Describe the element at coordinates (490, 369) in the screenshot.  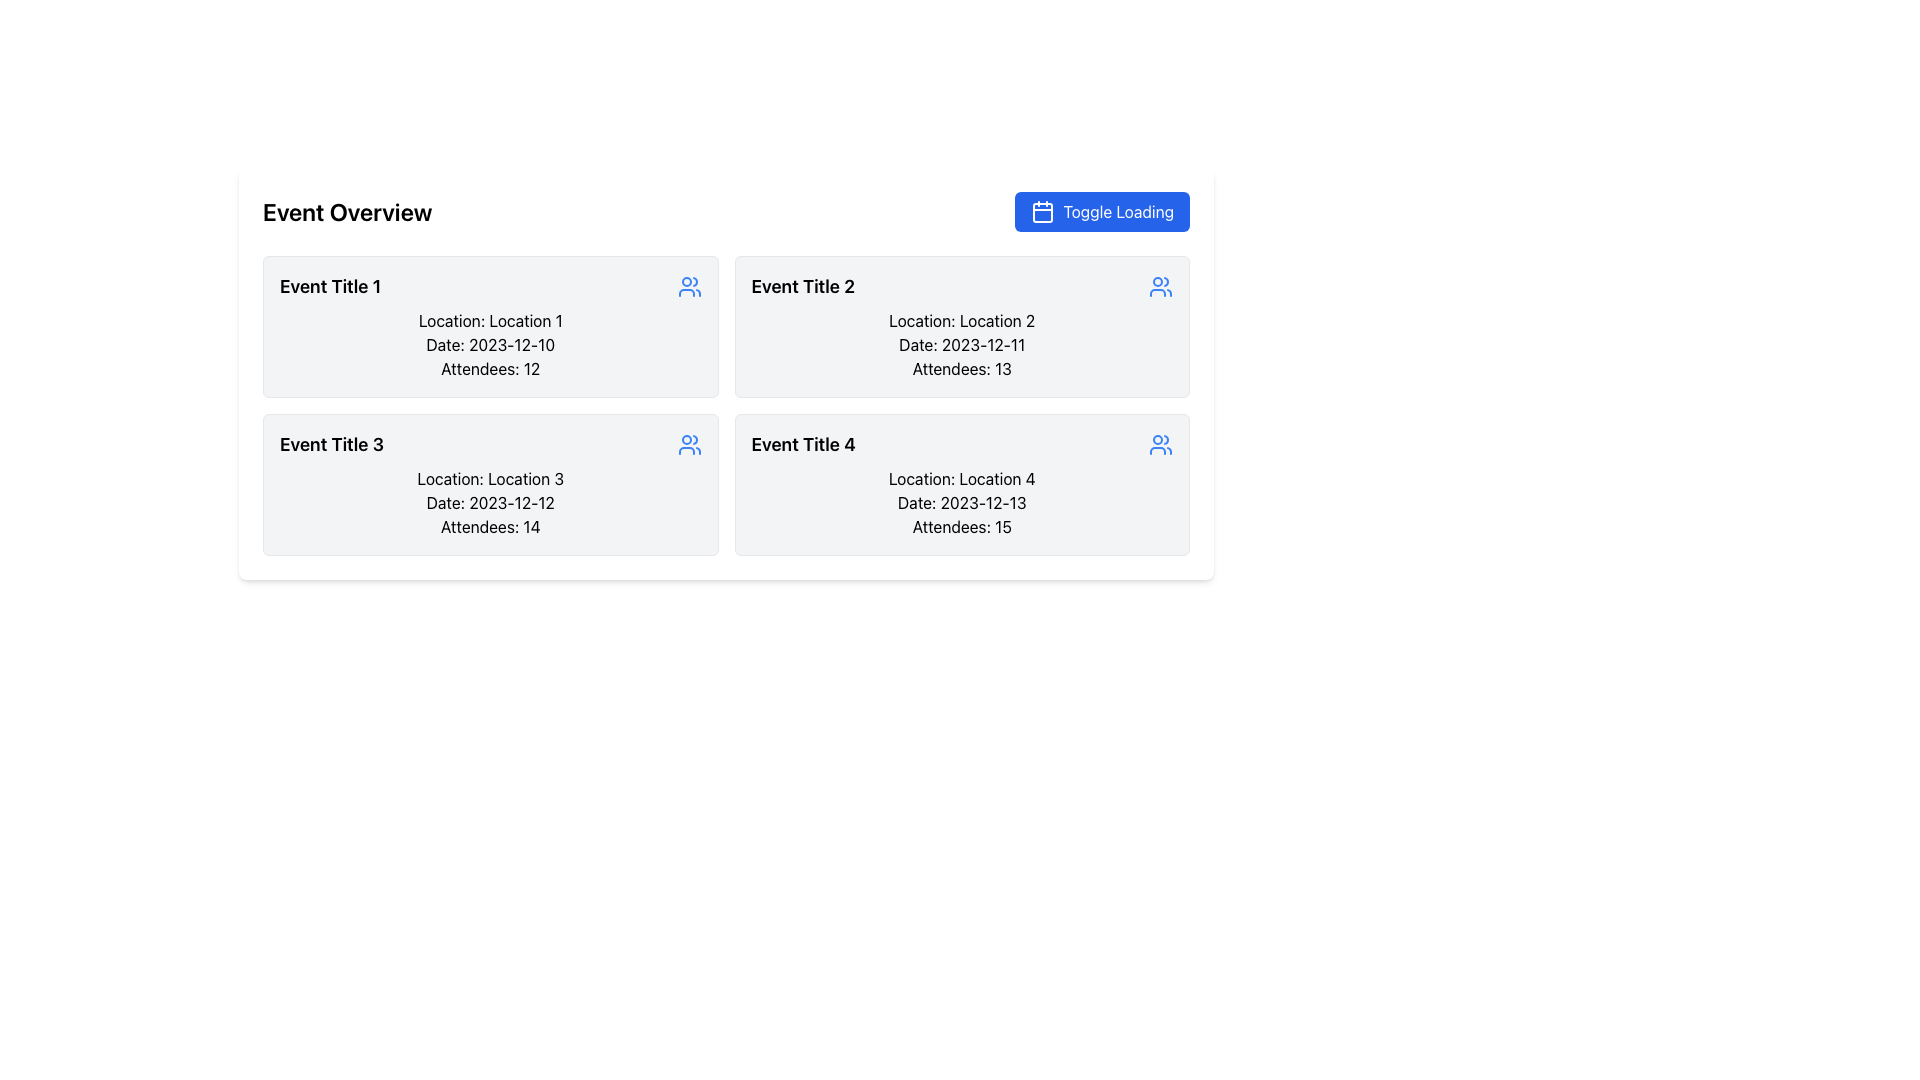
I see `number of attendees from the informational text label located in the first event card at the top-left corner of the event grid layout, specifically the fourth line below the 'Date: 2023-12-10'` at that location.